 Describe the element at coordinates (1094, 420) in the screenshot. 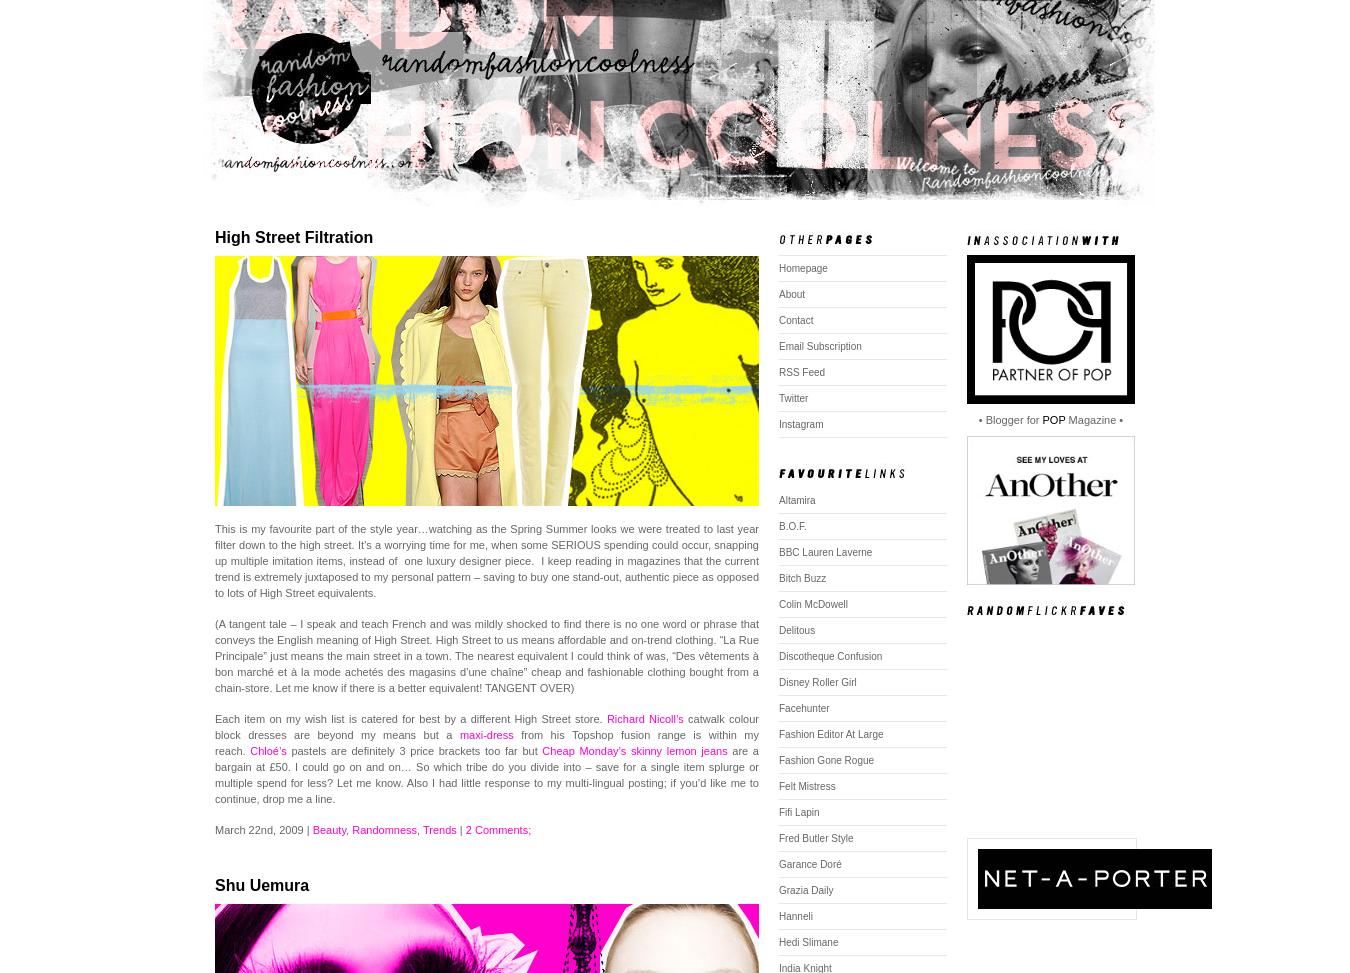

I see `'Magazine •'` at that location.